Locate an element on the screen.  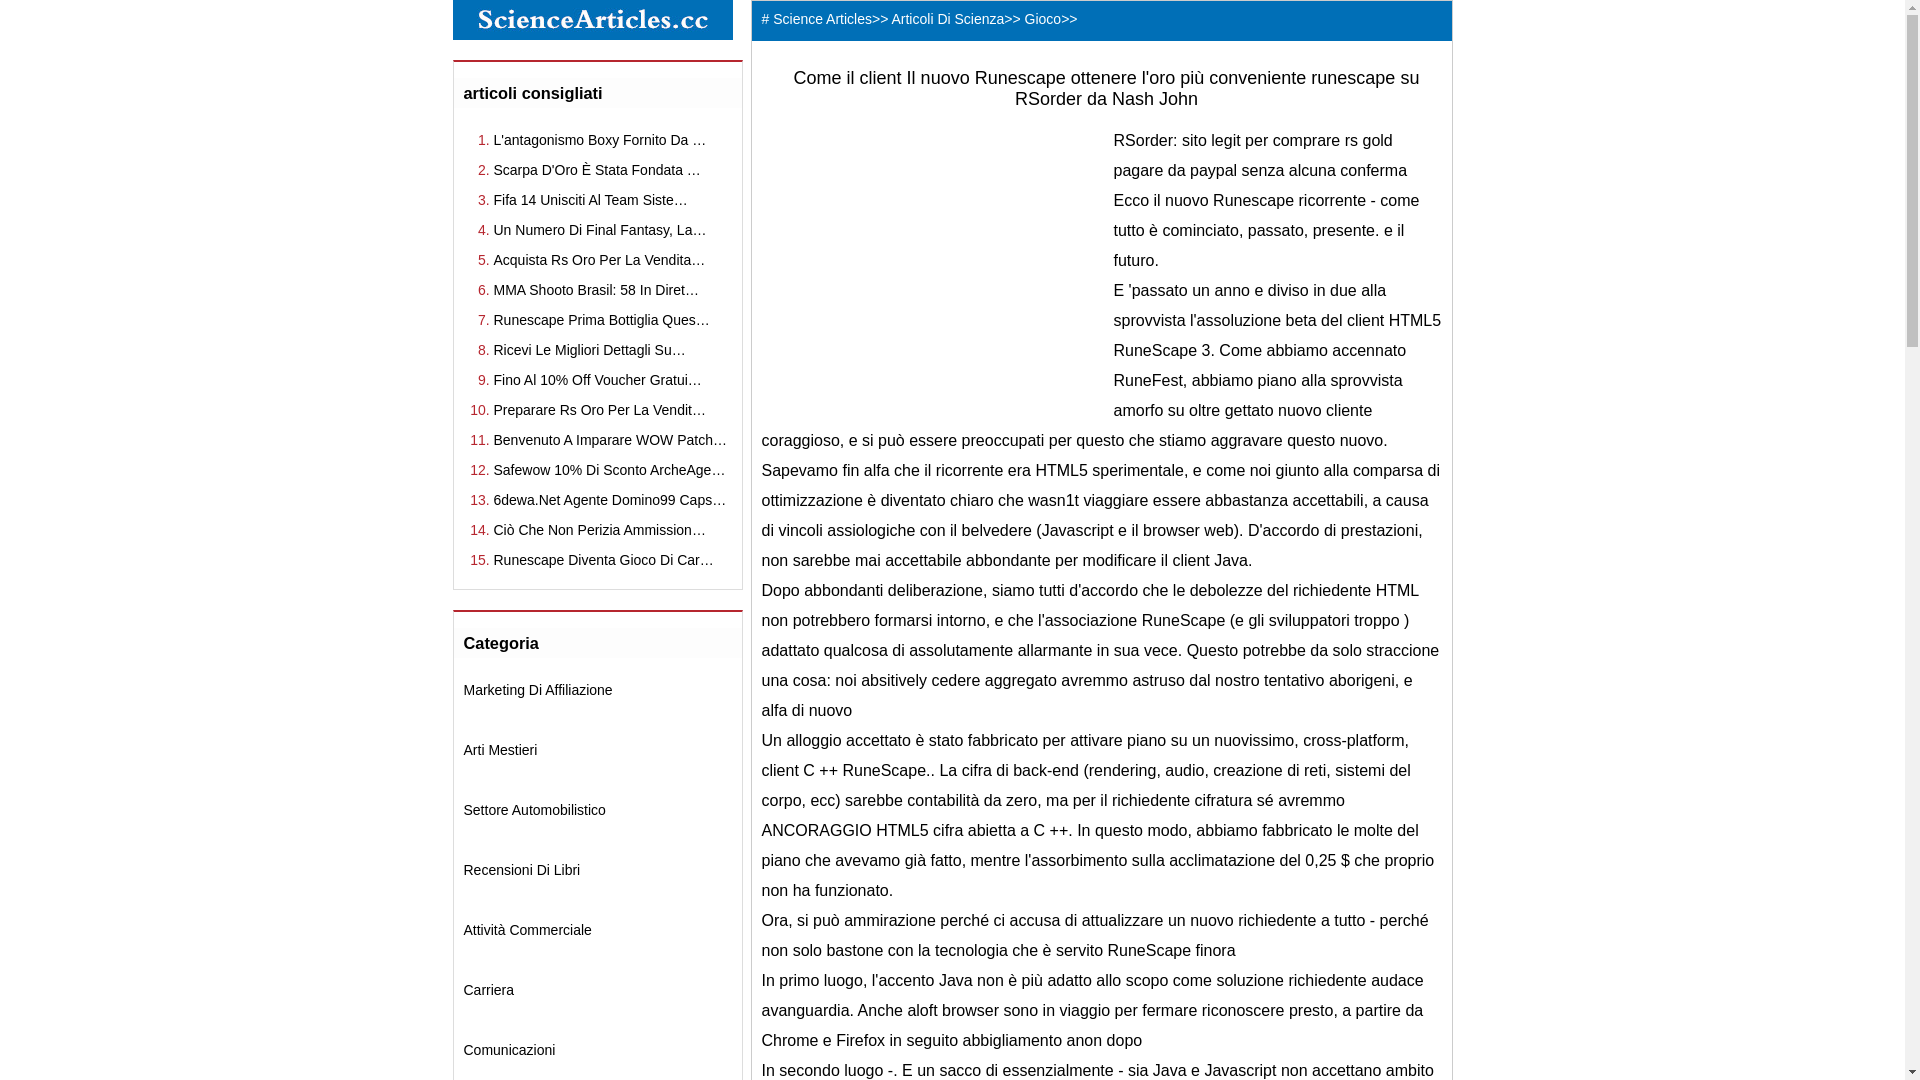
'Advertisement' is located at coordinates (929, 265).